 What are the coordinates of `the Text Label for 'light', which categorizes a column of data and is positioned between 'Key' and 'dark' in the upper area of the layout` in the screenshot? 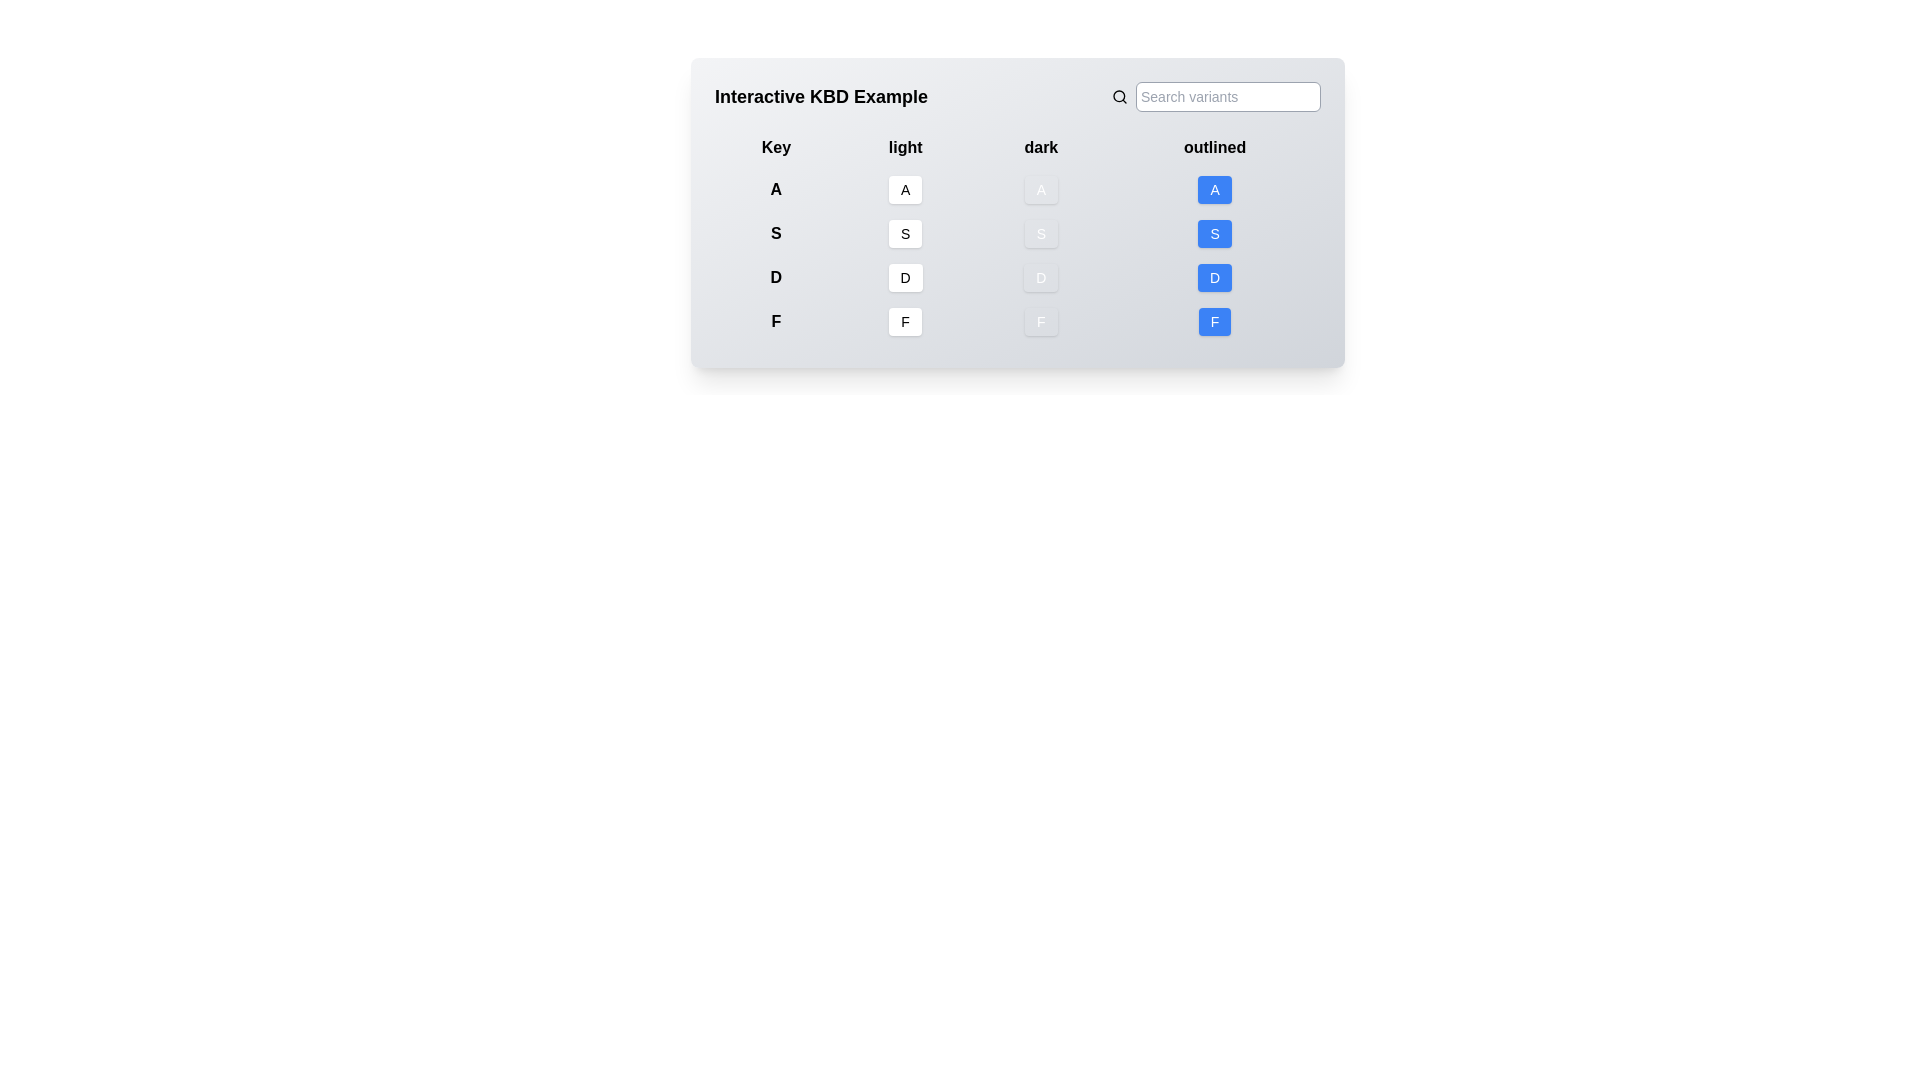 It's located at (904, 146).